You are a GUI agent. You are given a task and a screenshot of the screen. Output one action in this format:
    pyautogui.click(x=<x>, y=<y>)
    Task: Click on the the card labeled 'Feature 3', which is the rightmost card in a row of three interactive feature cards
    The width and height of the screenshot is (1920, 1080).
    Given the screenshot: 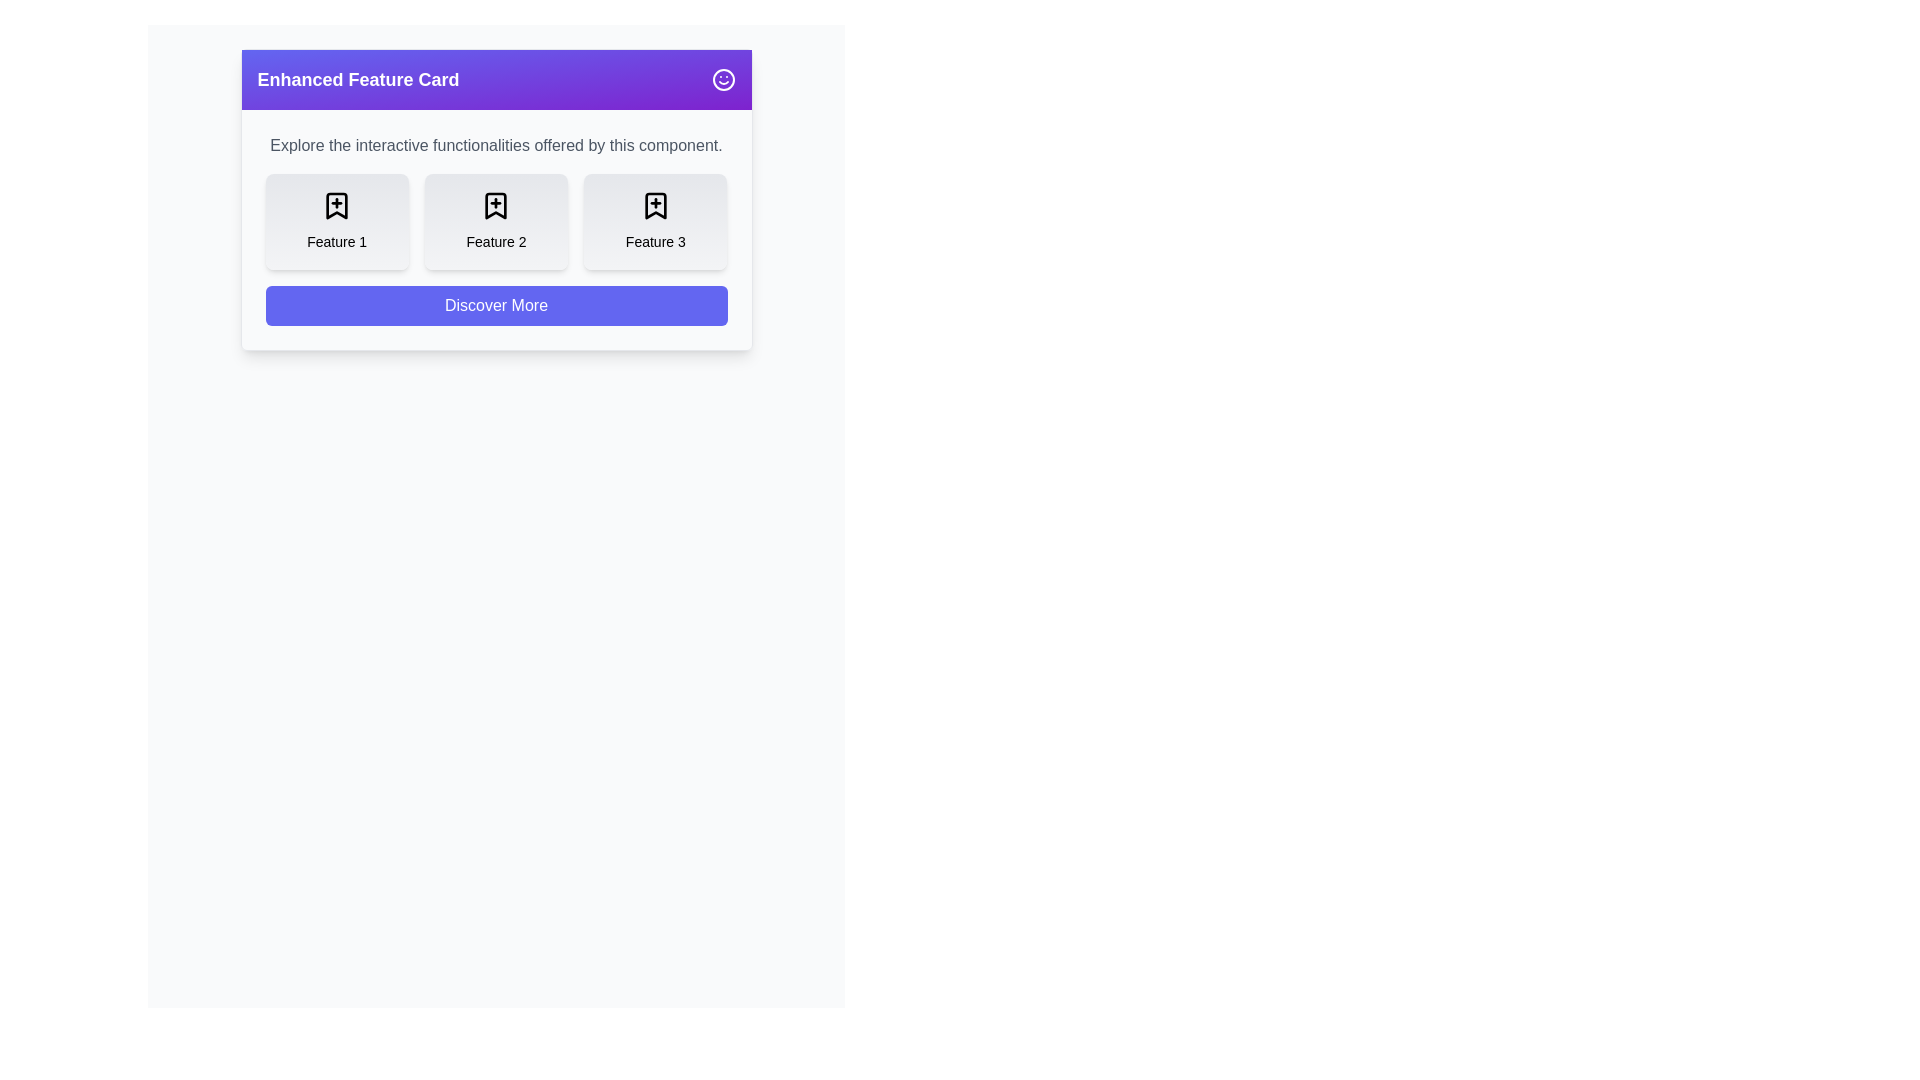 What is the action you would take?
    pyautogui.click(x=655, y=222)
    